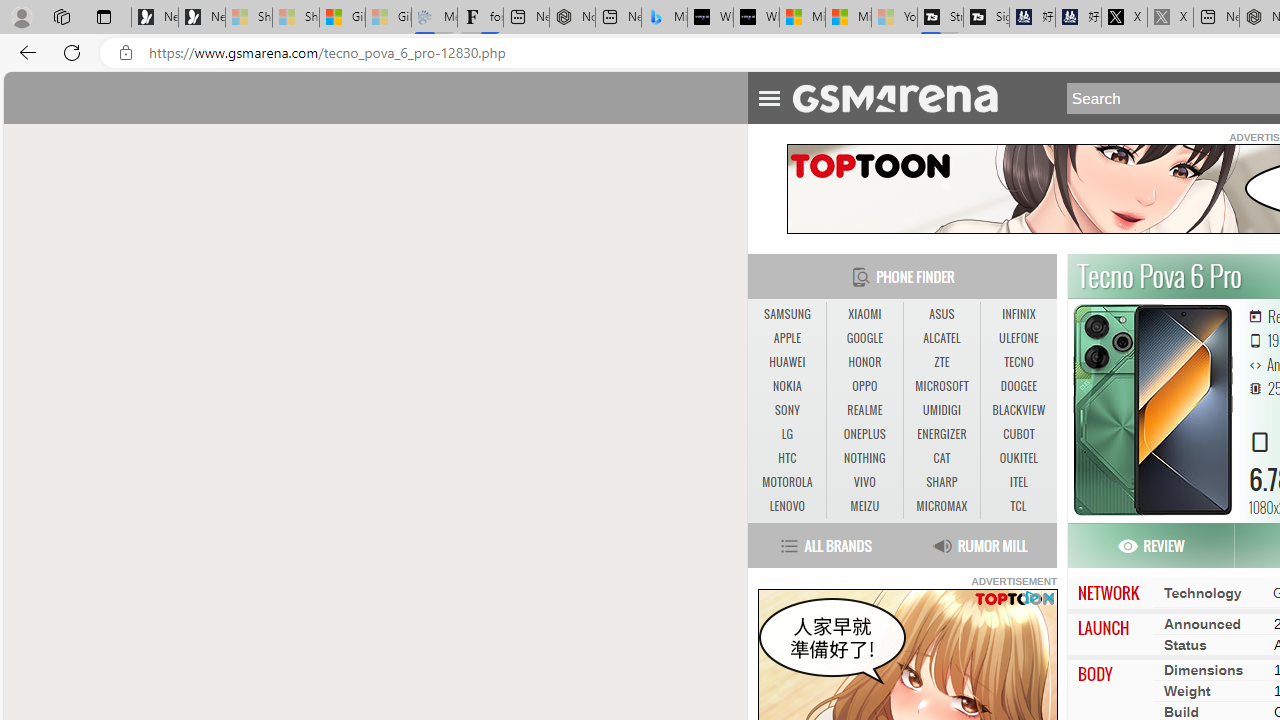 Image resolution: width=1280 pixels, height=720 pixels. What do you see at coordinates (1018, 483) in the screenshot?
I see `'ITEL'` at bounding box center [1018, 483].